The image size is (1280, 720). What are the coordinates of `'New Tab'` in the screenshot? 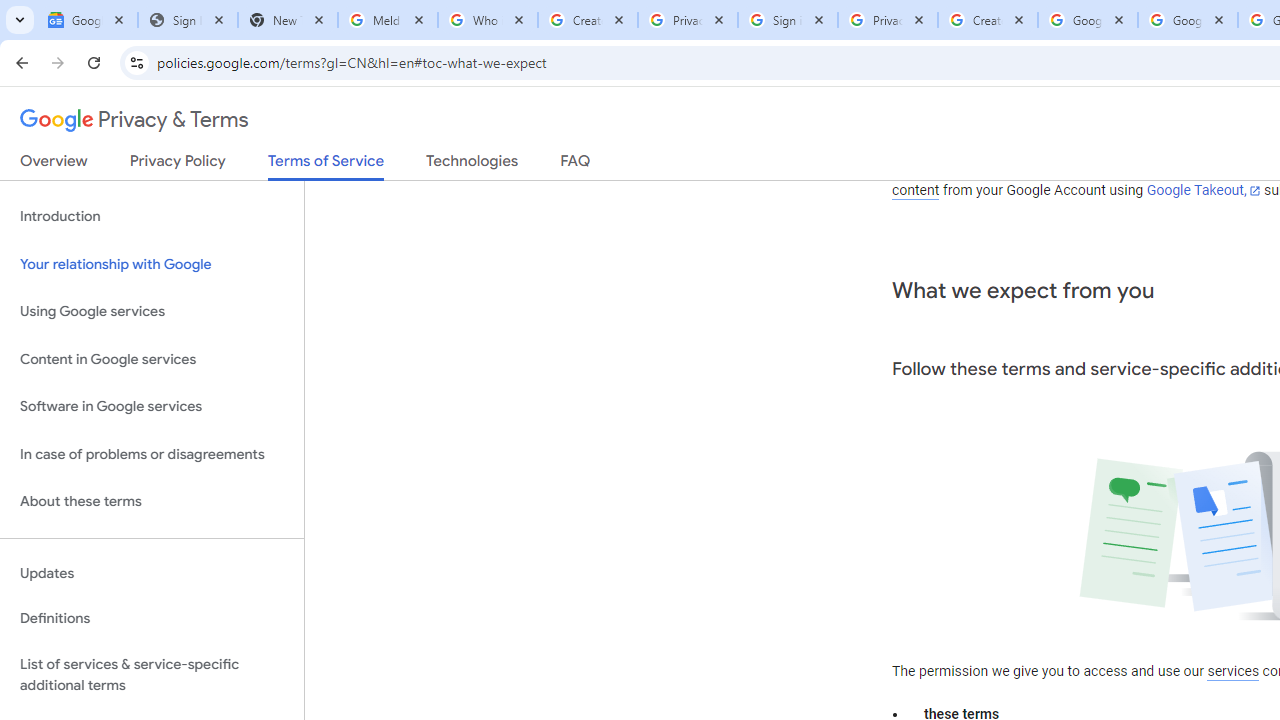 It's located at (287, 20).